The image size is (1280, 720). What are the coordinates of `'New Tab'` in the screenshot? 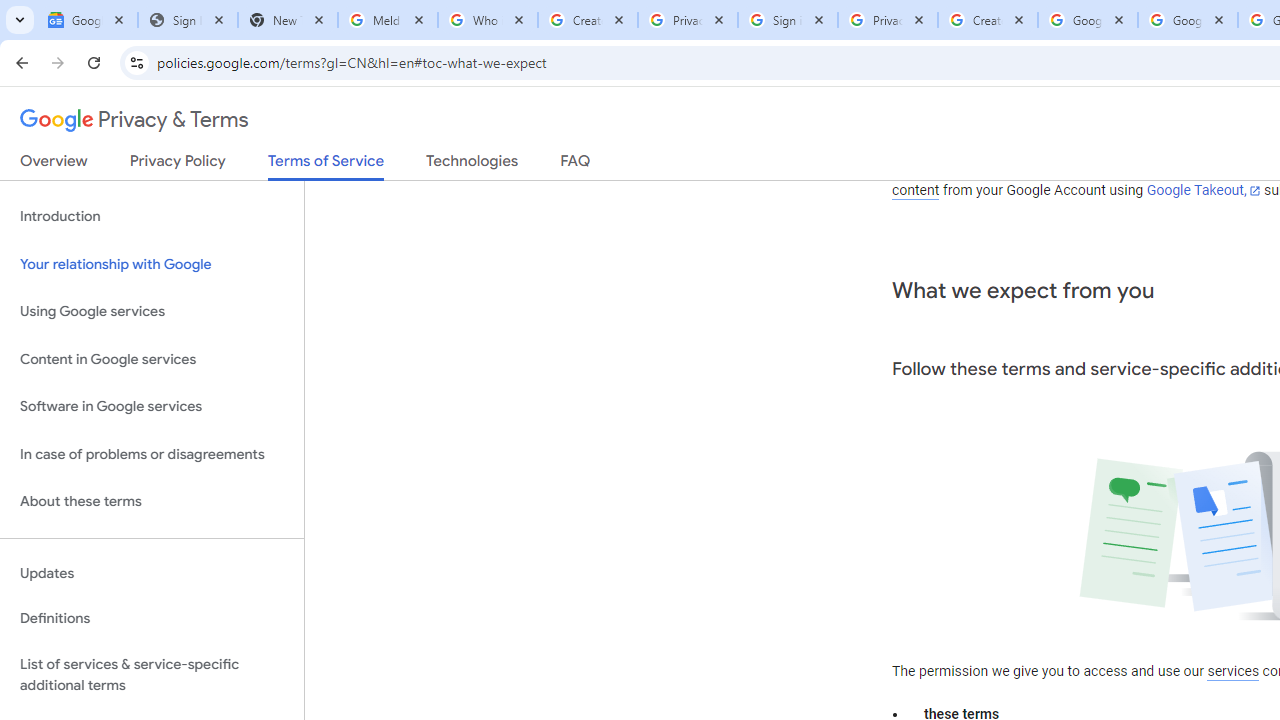 It's located at (287, 20).